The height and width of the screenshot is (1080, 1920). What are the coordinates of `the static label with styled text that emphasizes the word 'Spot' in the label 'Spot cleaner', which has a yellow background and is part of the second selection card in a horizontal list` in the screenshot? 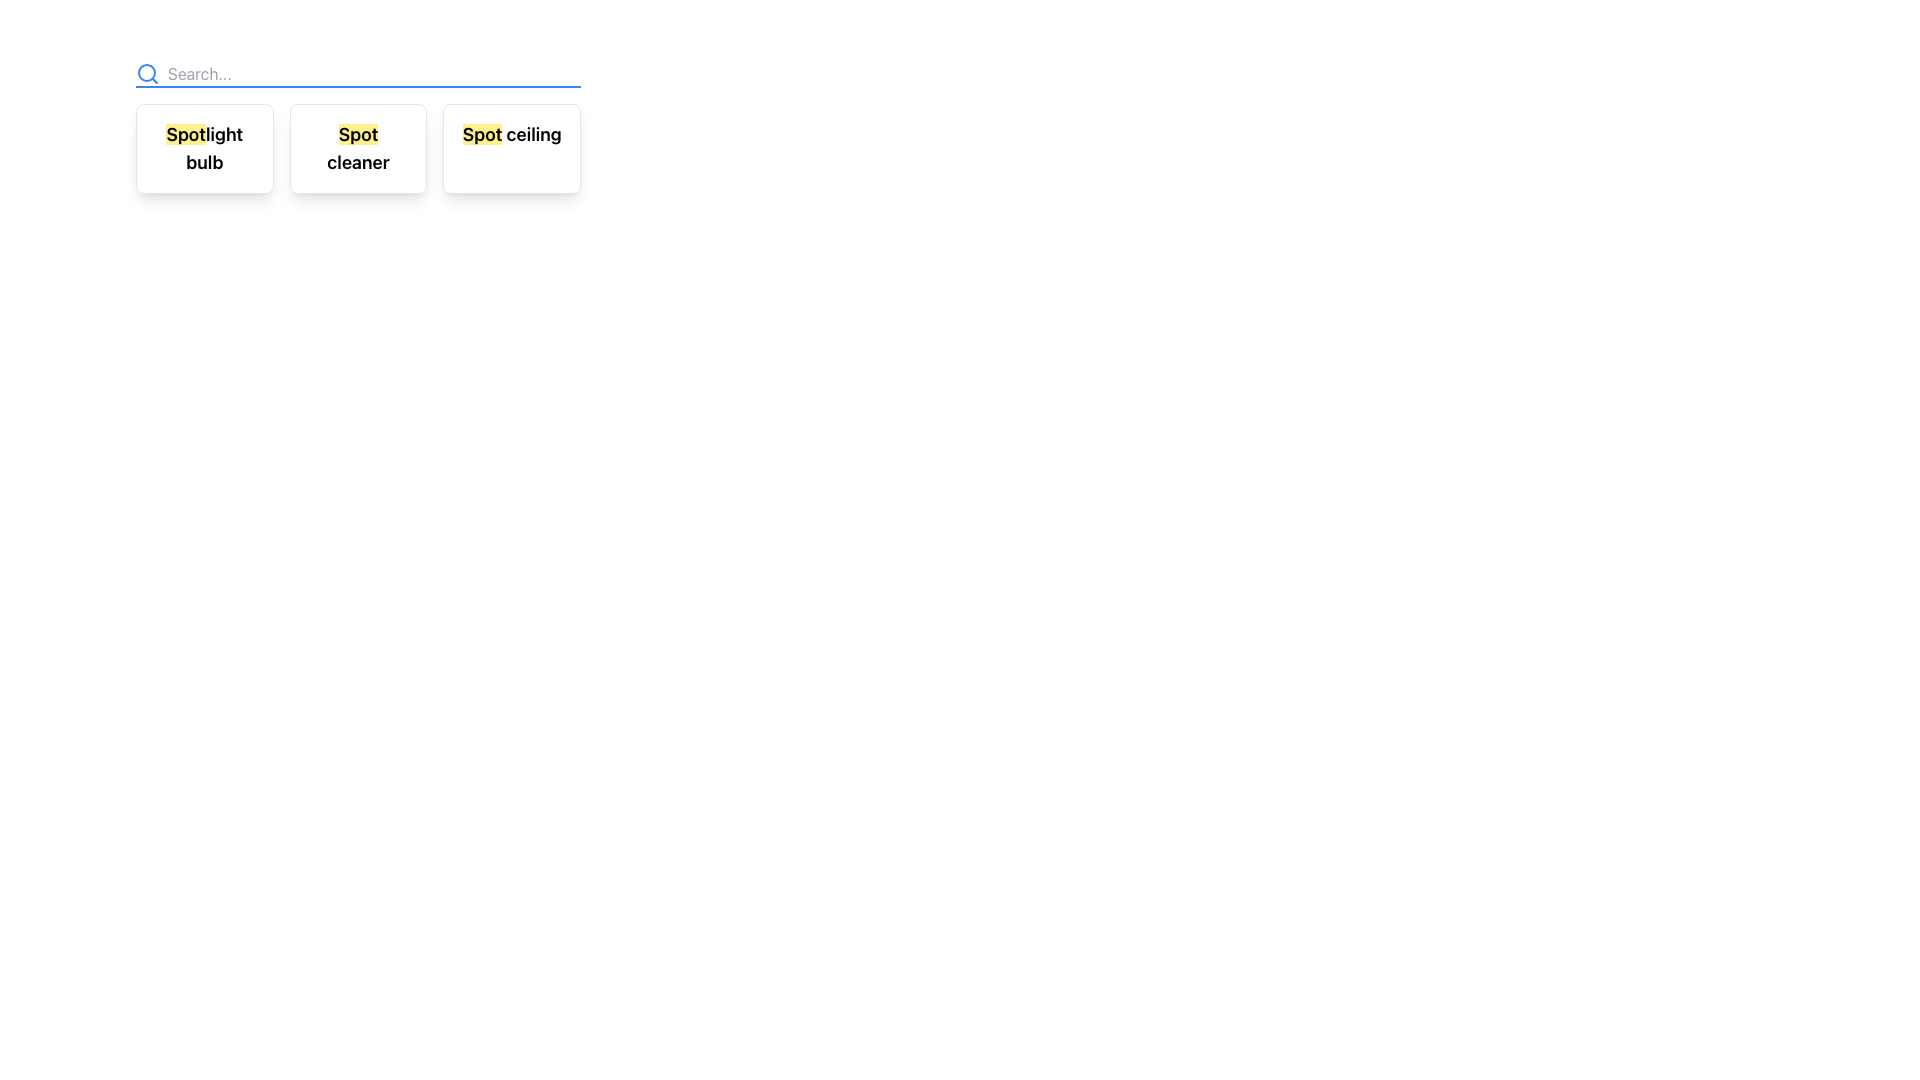 It's located at (358, 134).